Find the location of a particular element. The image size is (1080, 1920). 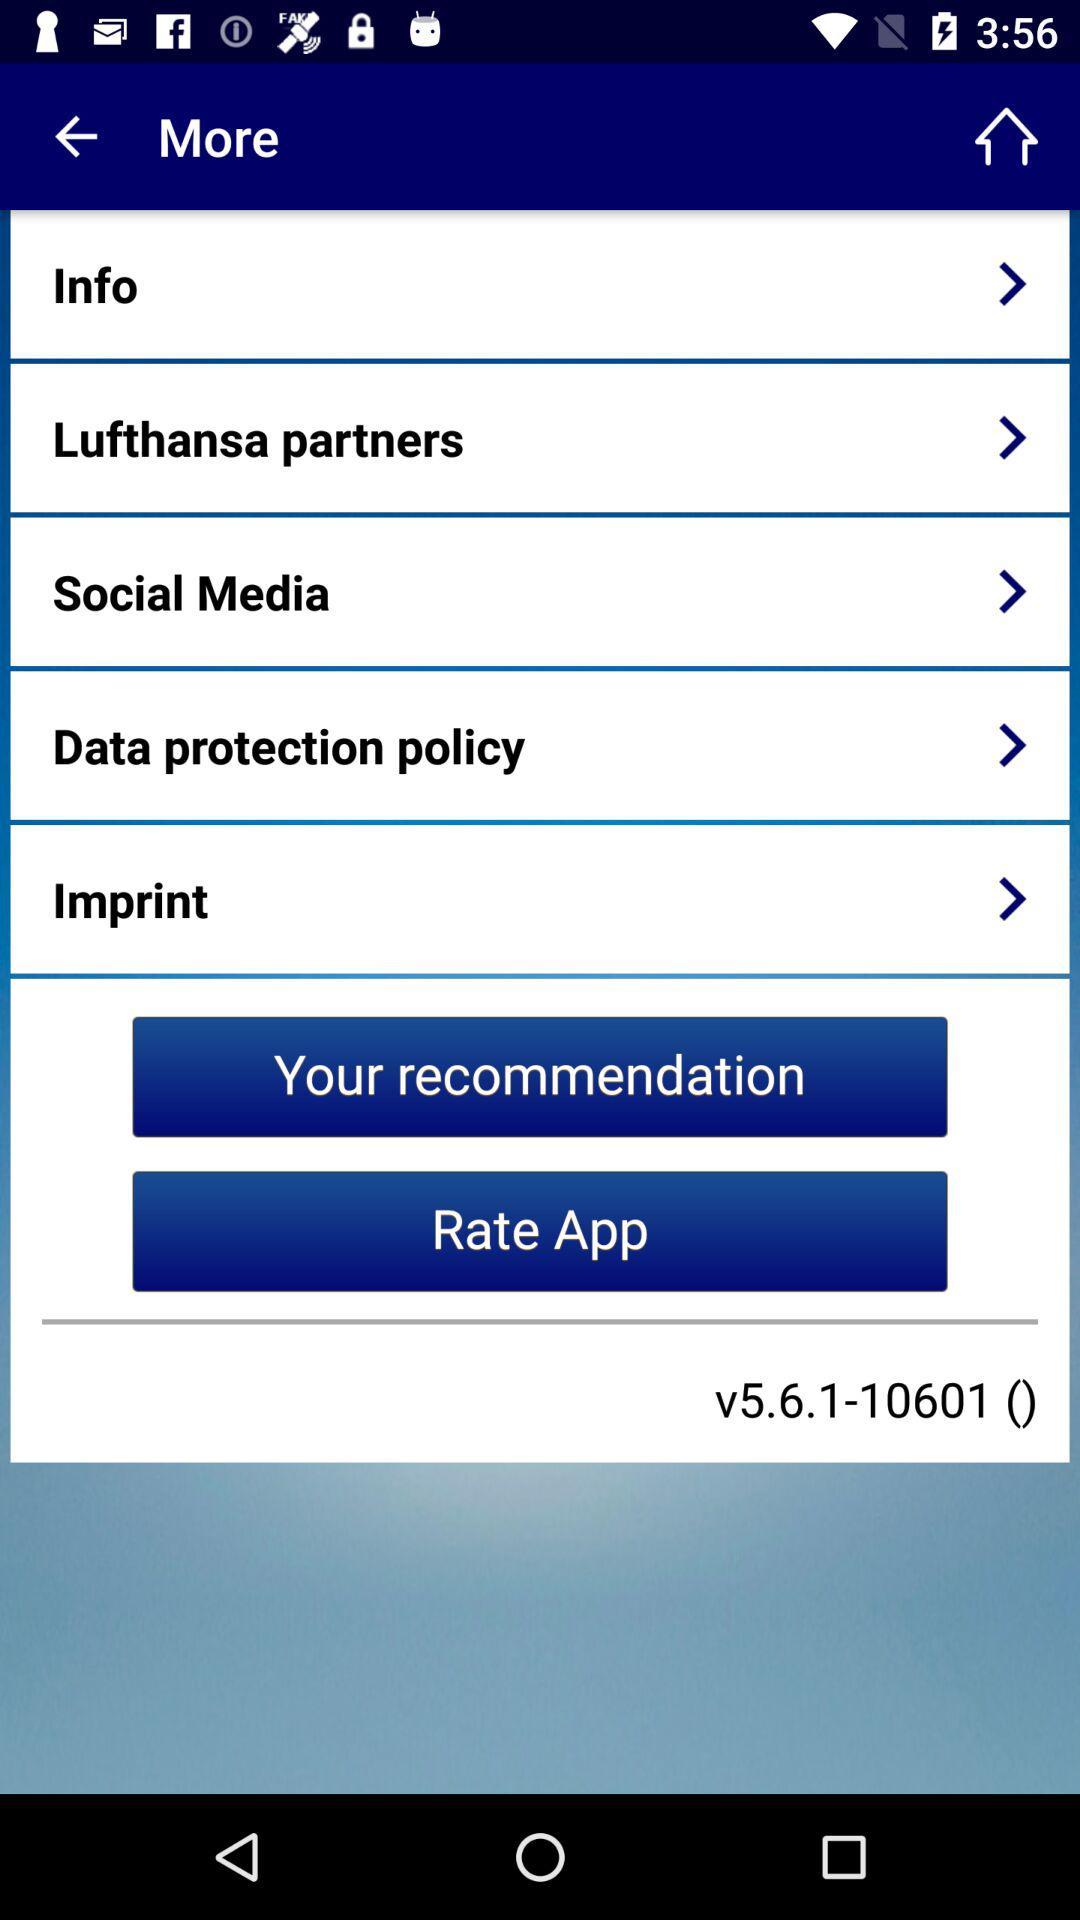

imprint is located at coordinates (130, 898).